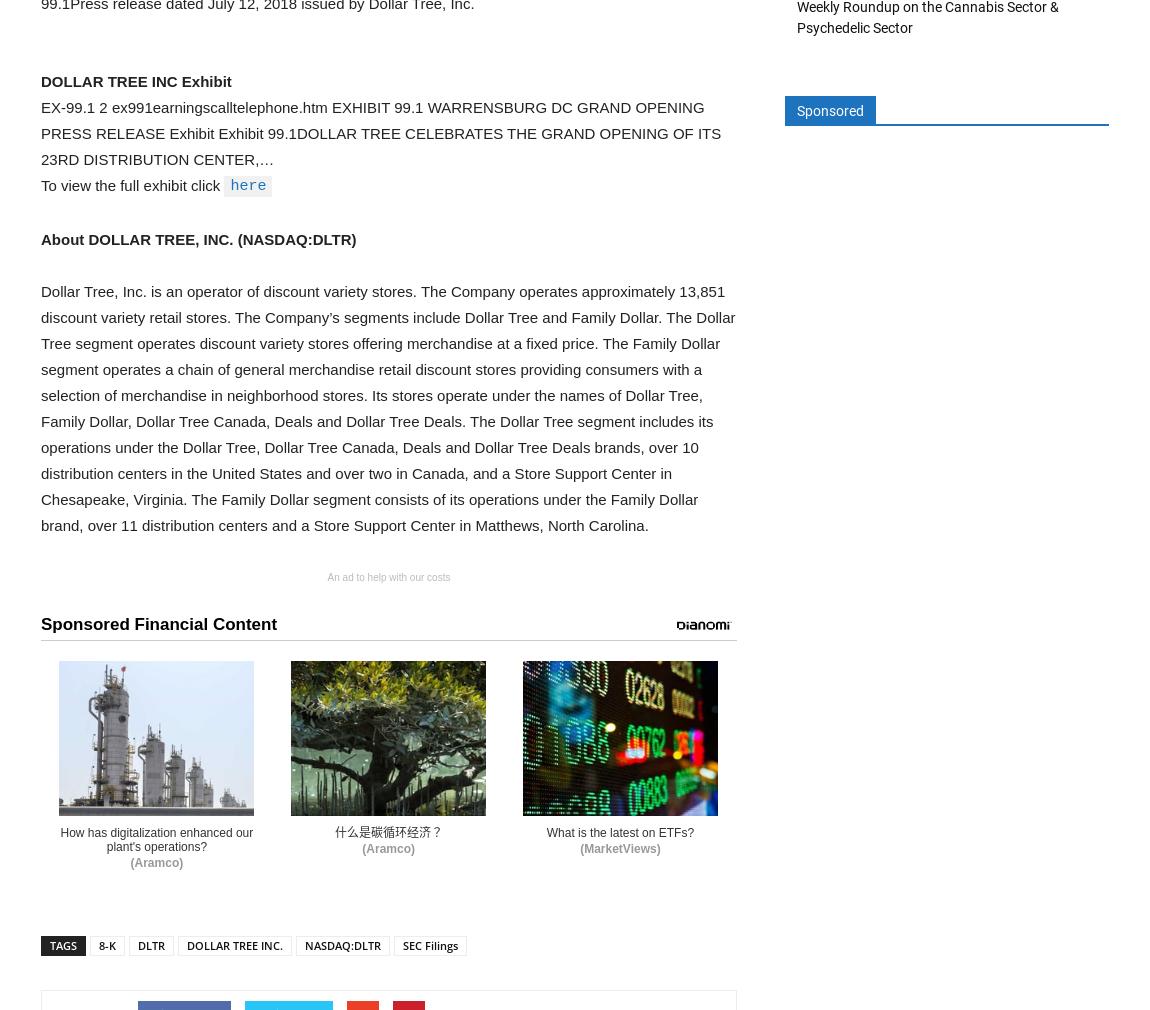 This screenshot has height=1010, width=1150. What do you see at coordinates (388, 576) in the screenshot?
I see `'An ad to help with our costs'` at bounding box center [388, 576].